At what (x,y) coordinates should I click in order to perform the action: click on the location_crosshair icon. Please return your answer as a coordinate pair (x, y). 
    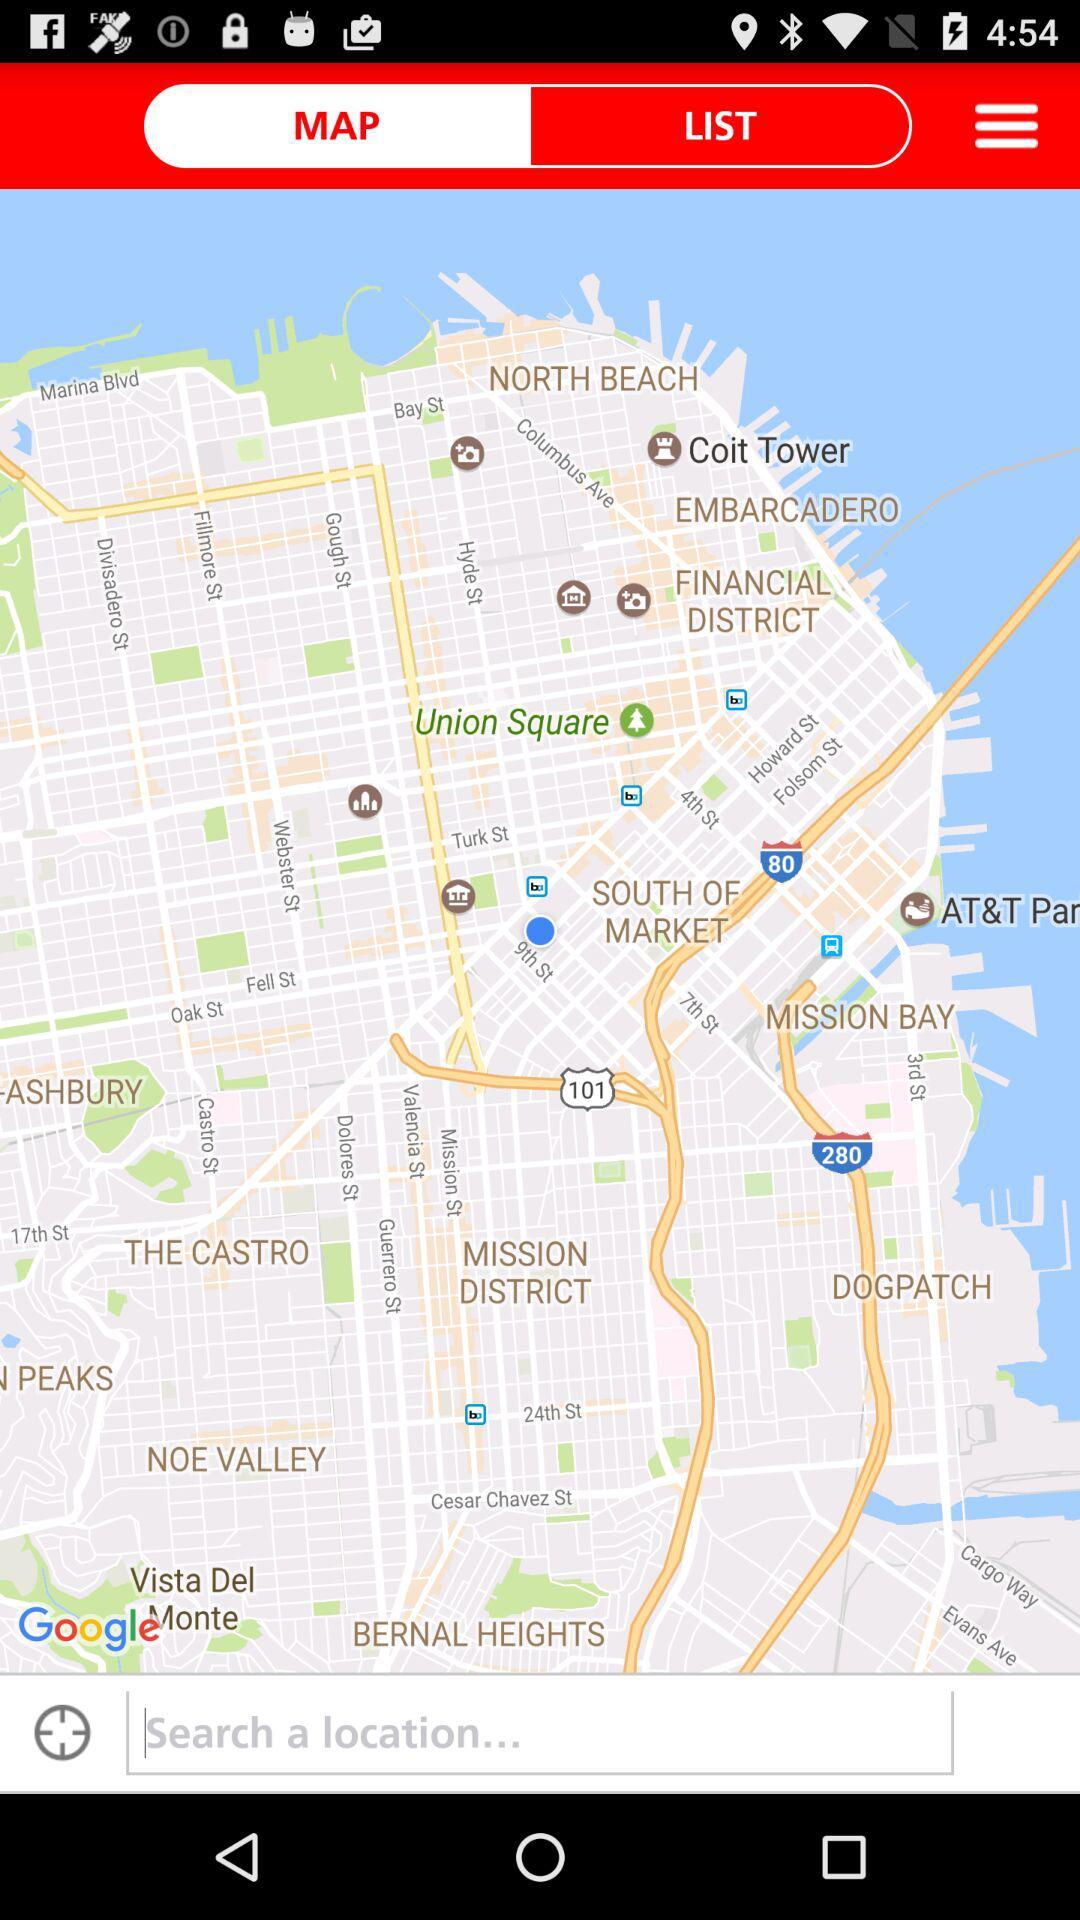
    Looking at the image, I should click on (61, 1853).